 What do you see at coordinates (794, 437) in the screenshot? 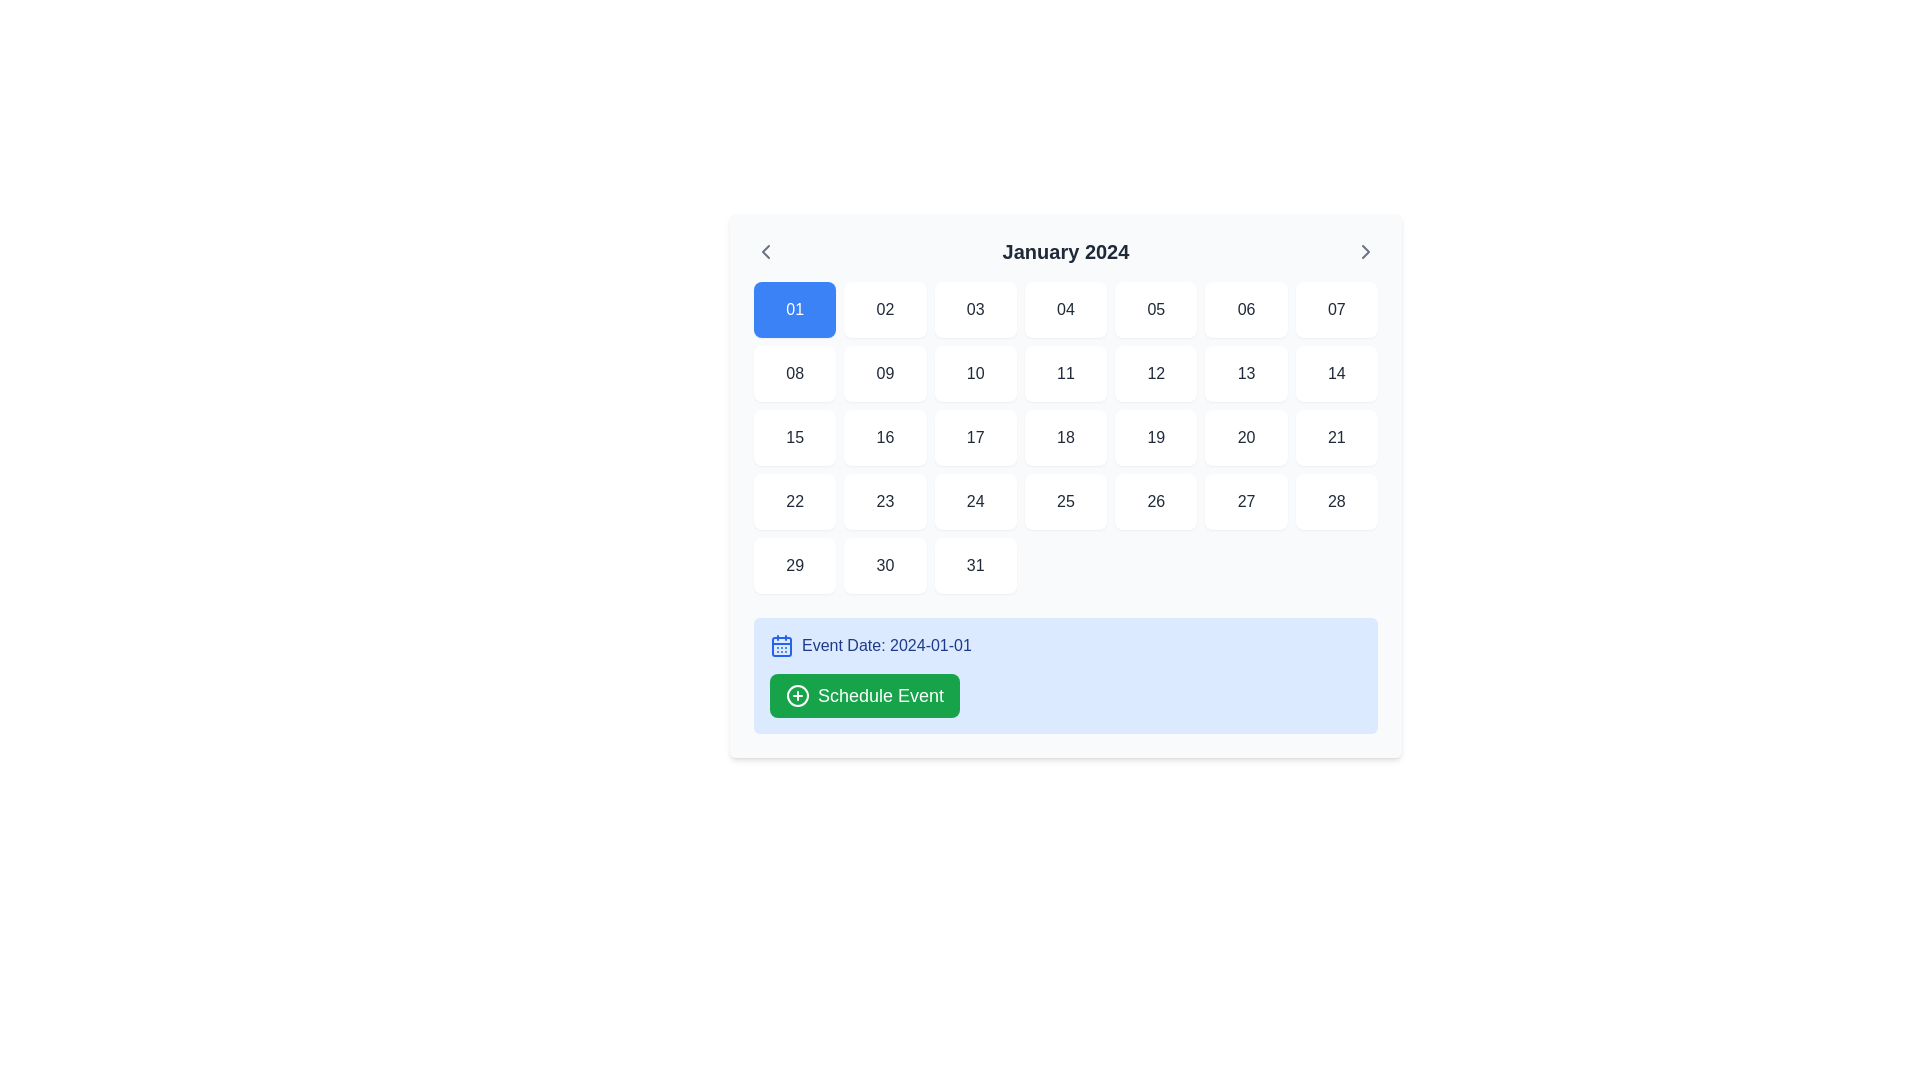
I see `the square-shaped button with the light gray text '15' centered within it, located under the 'January 2024' header` at bounding box center [794, 437].